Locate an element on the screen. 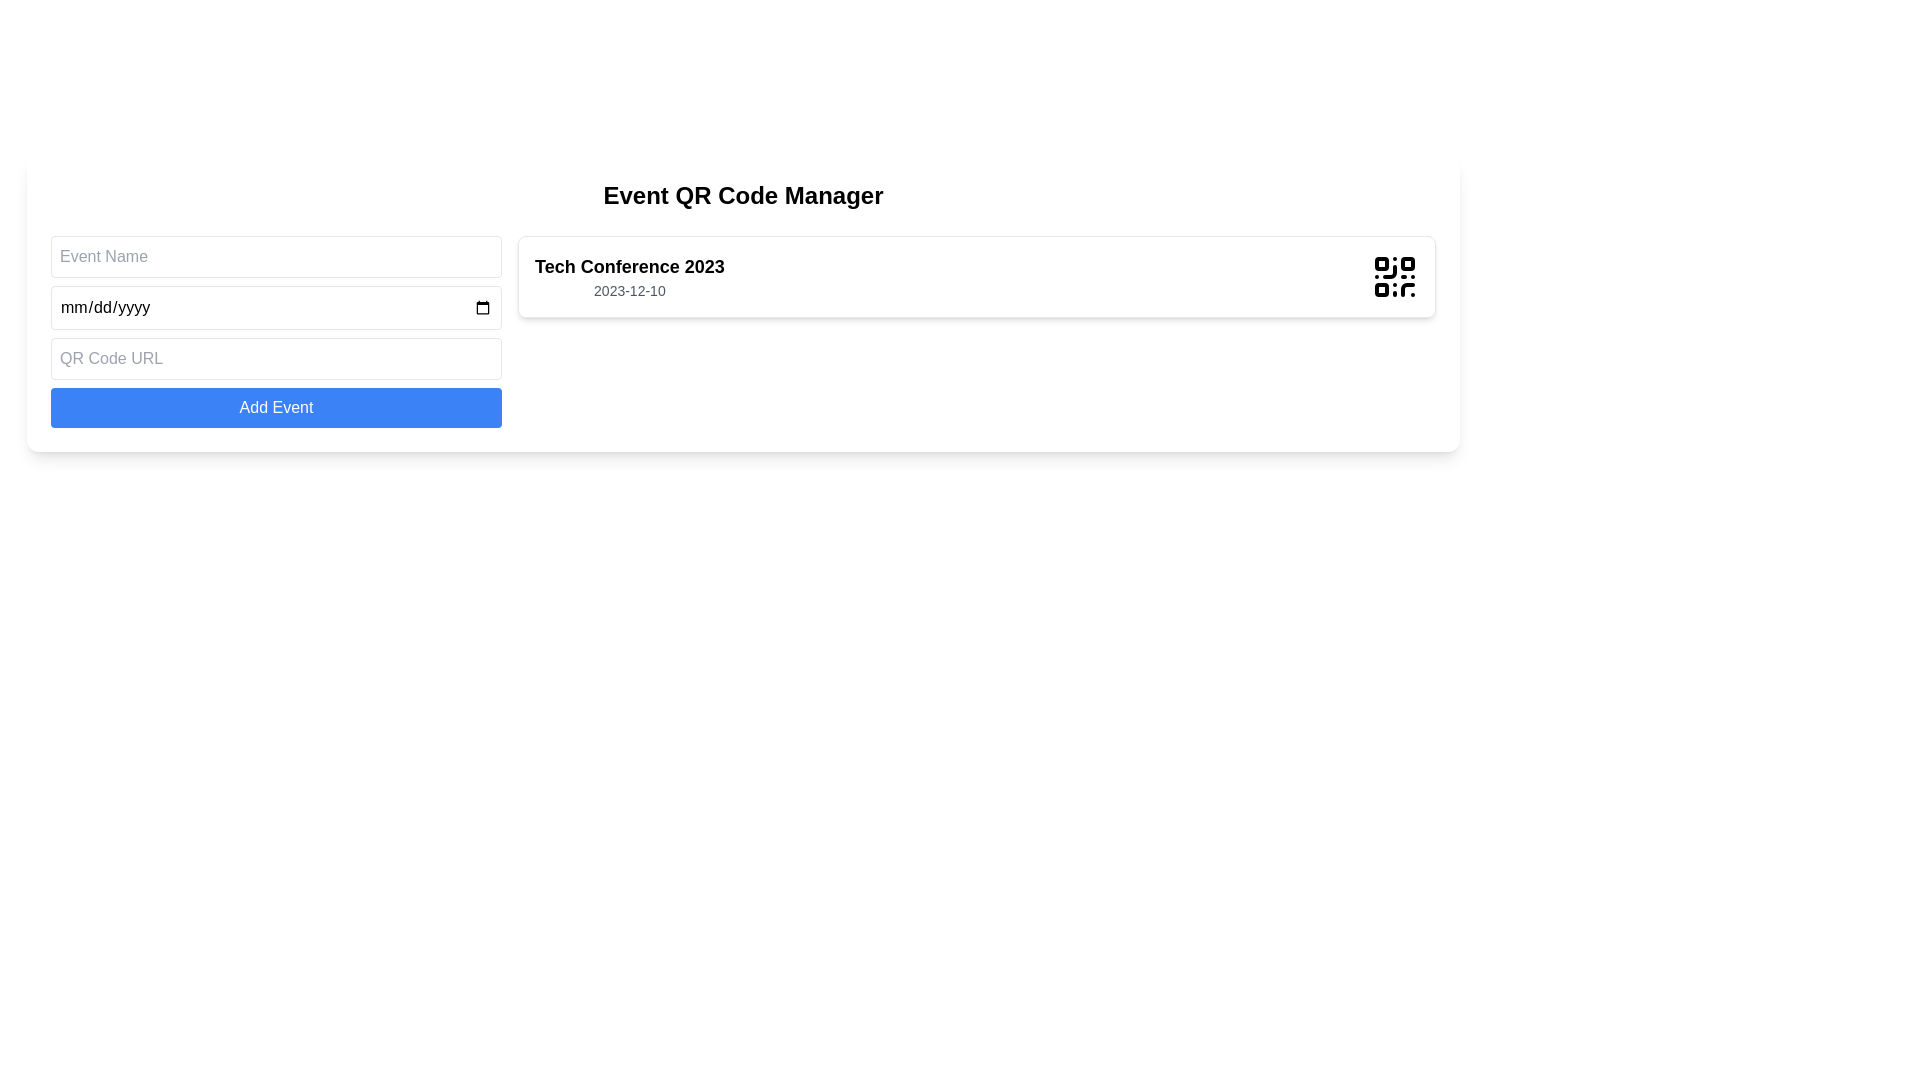 The height and width of the screenshot is (1080, 1920). the second square in the top row of the QR code icon located in the top right corner of the white card containing the event details is located at coordinates (1406, 262).